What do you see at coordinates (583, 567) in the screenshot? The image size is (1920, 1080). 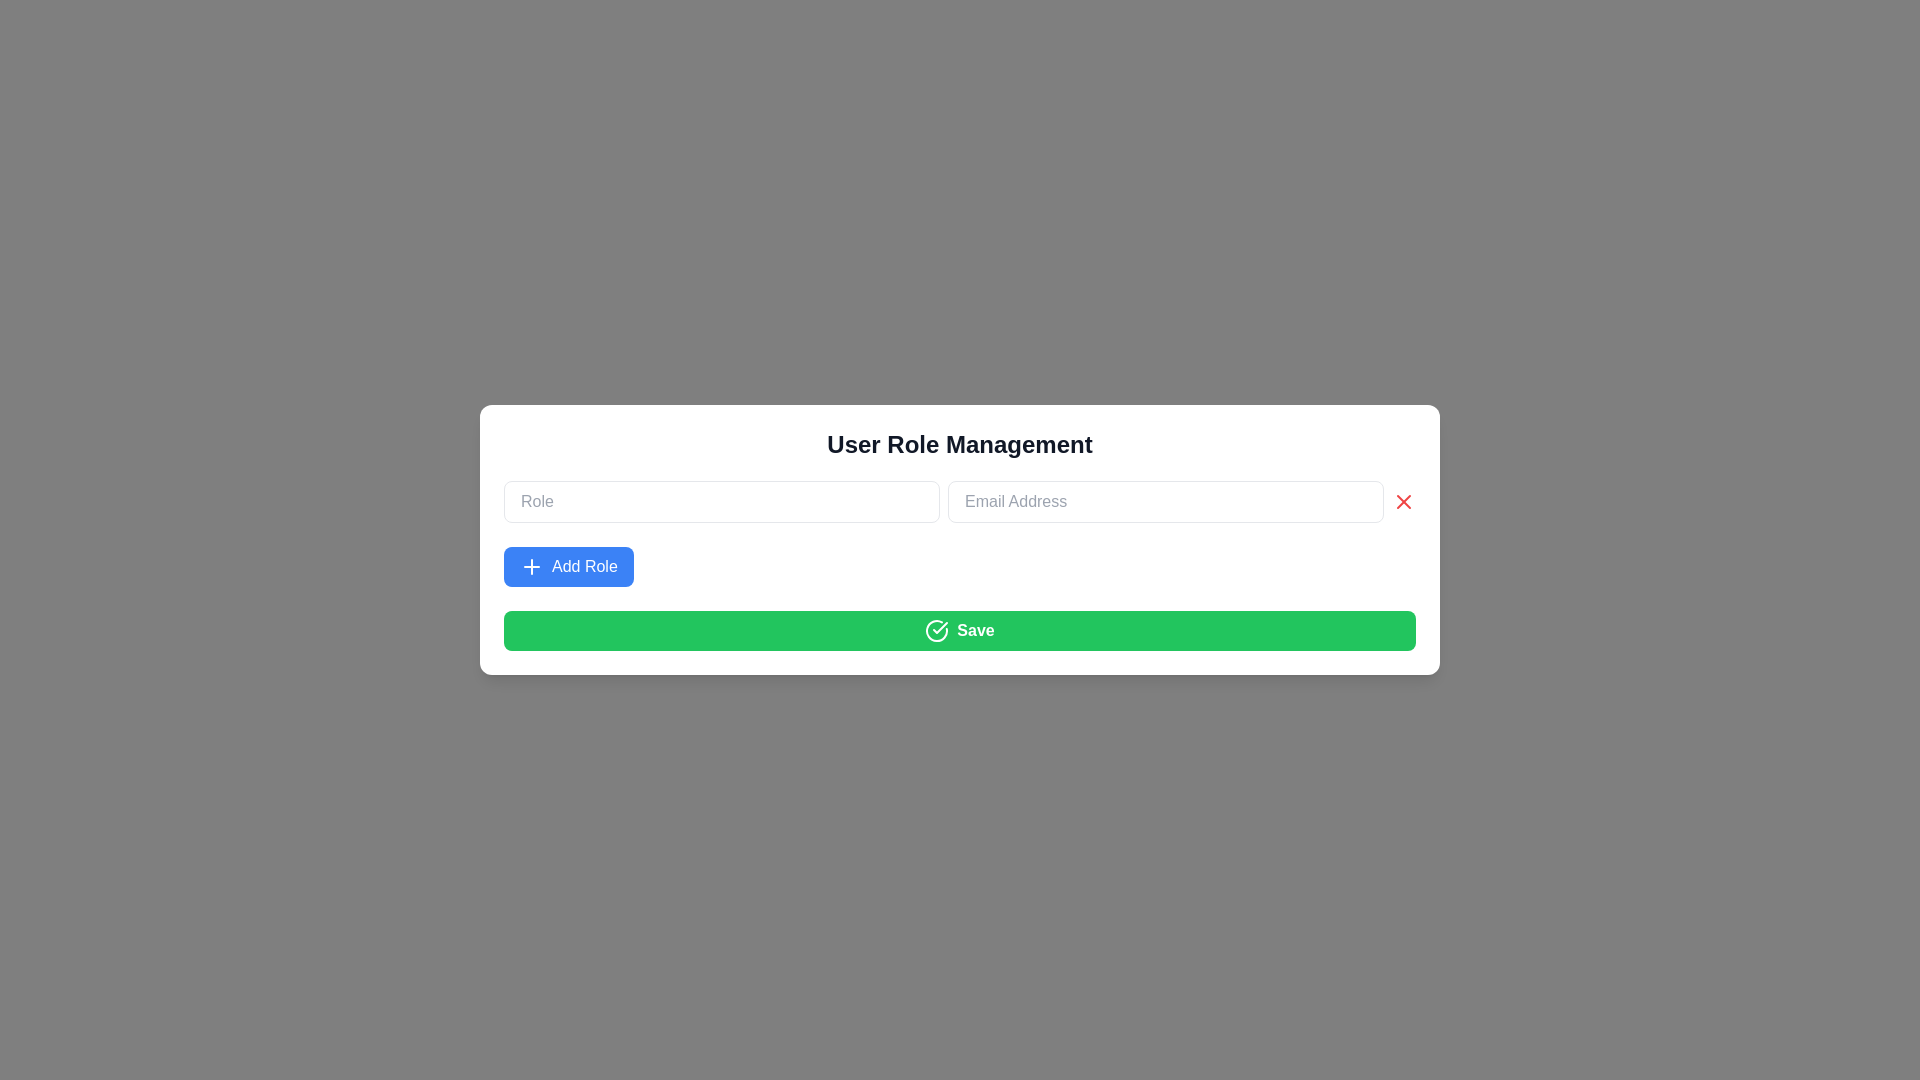 I see `the button labeled with a '+' icon and the 'Add Role' text` at bounding box center [583, 567].